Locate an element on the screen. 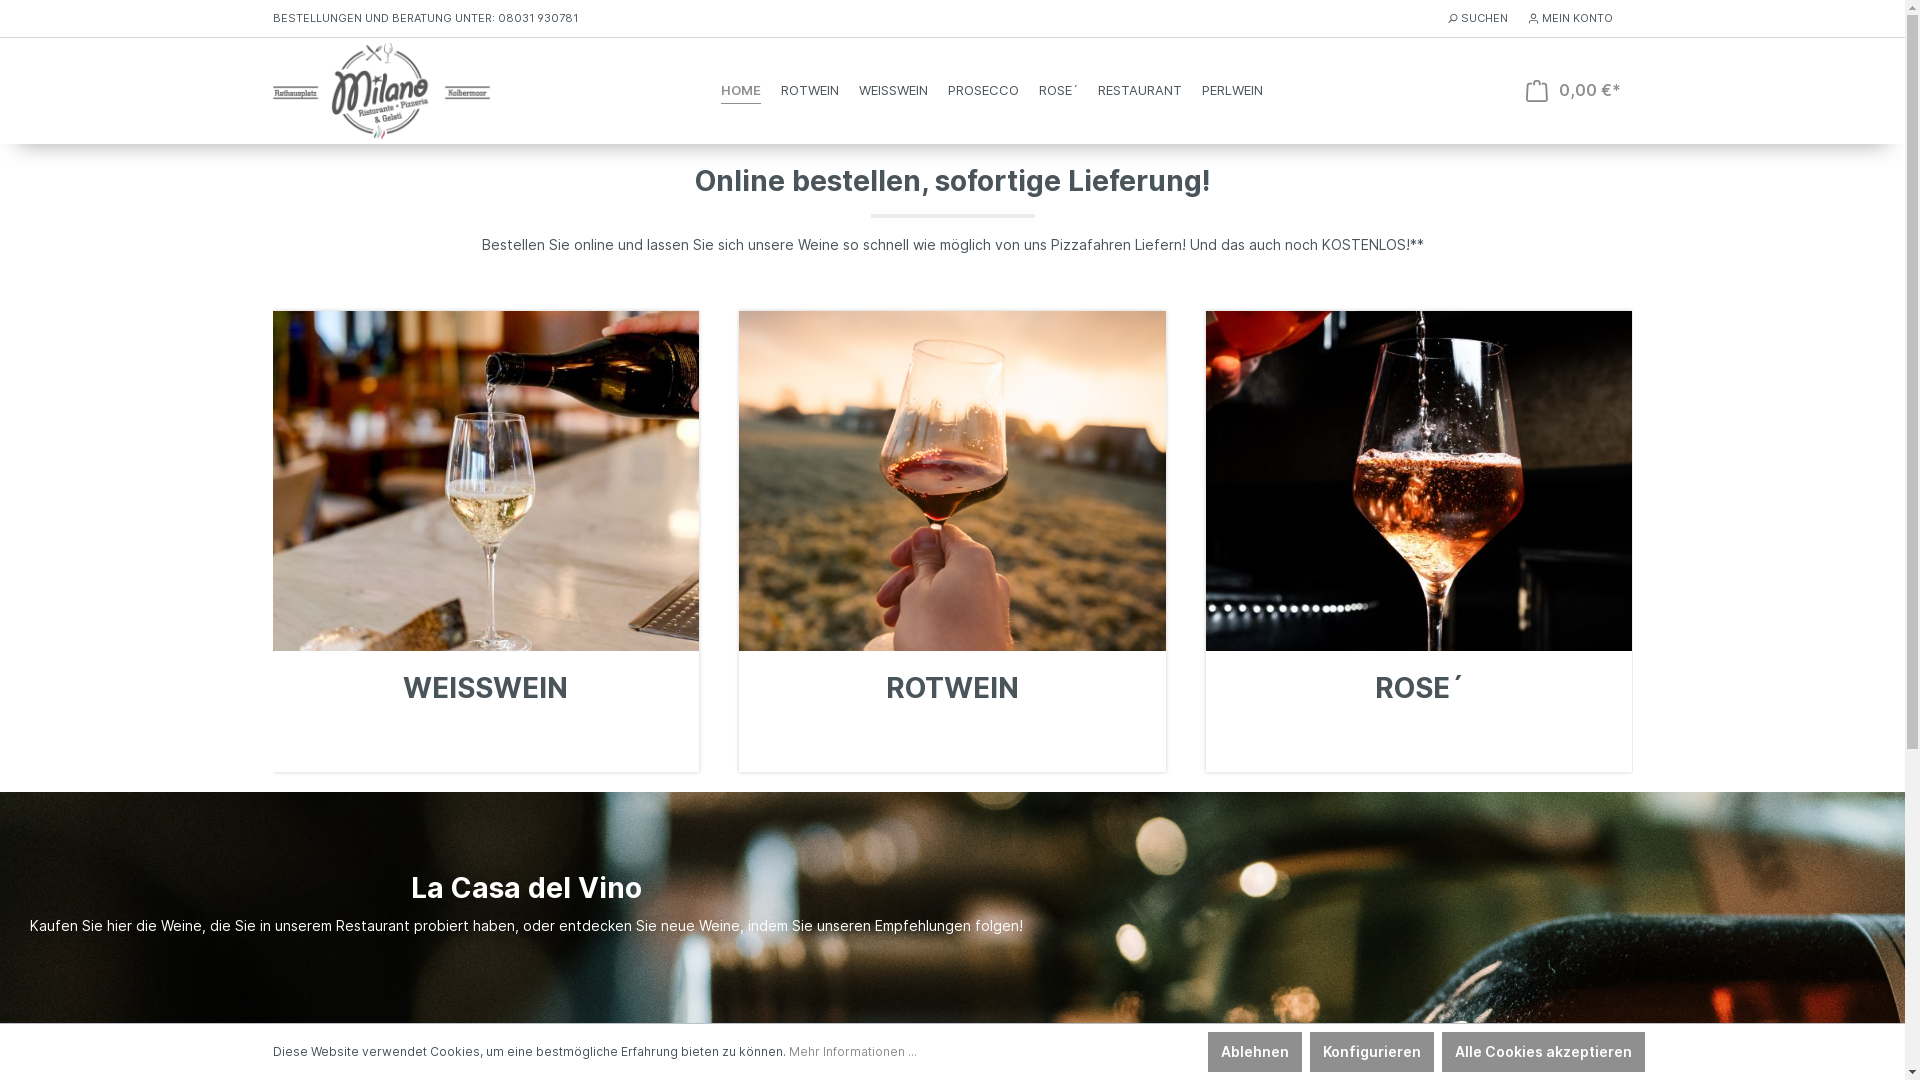  'RESTAURANT' is located at coordinates (1140, 91).